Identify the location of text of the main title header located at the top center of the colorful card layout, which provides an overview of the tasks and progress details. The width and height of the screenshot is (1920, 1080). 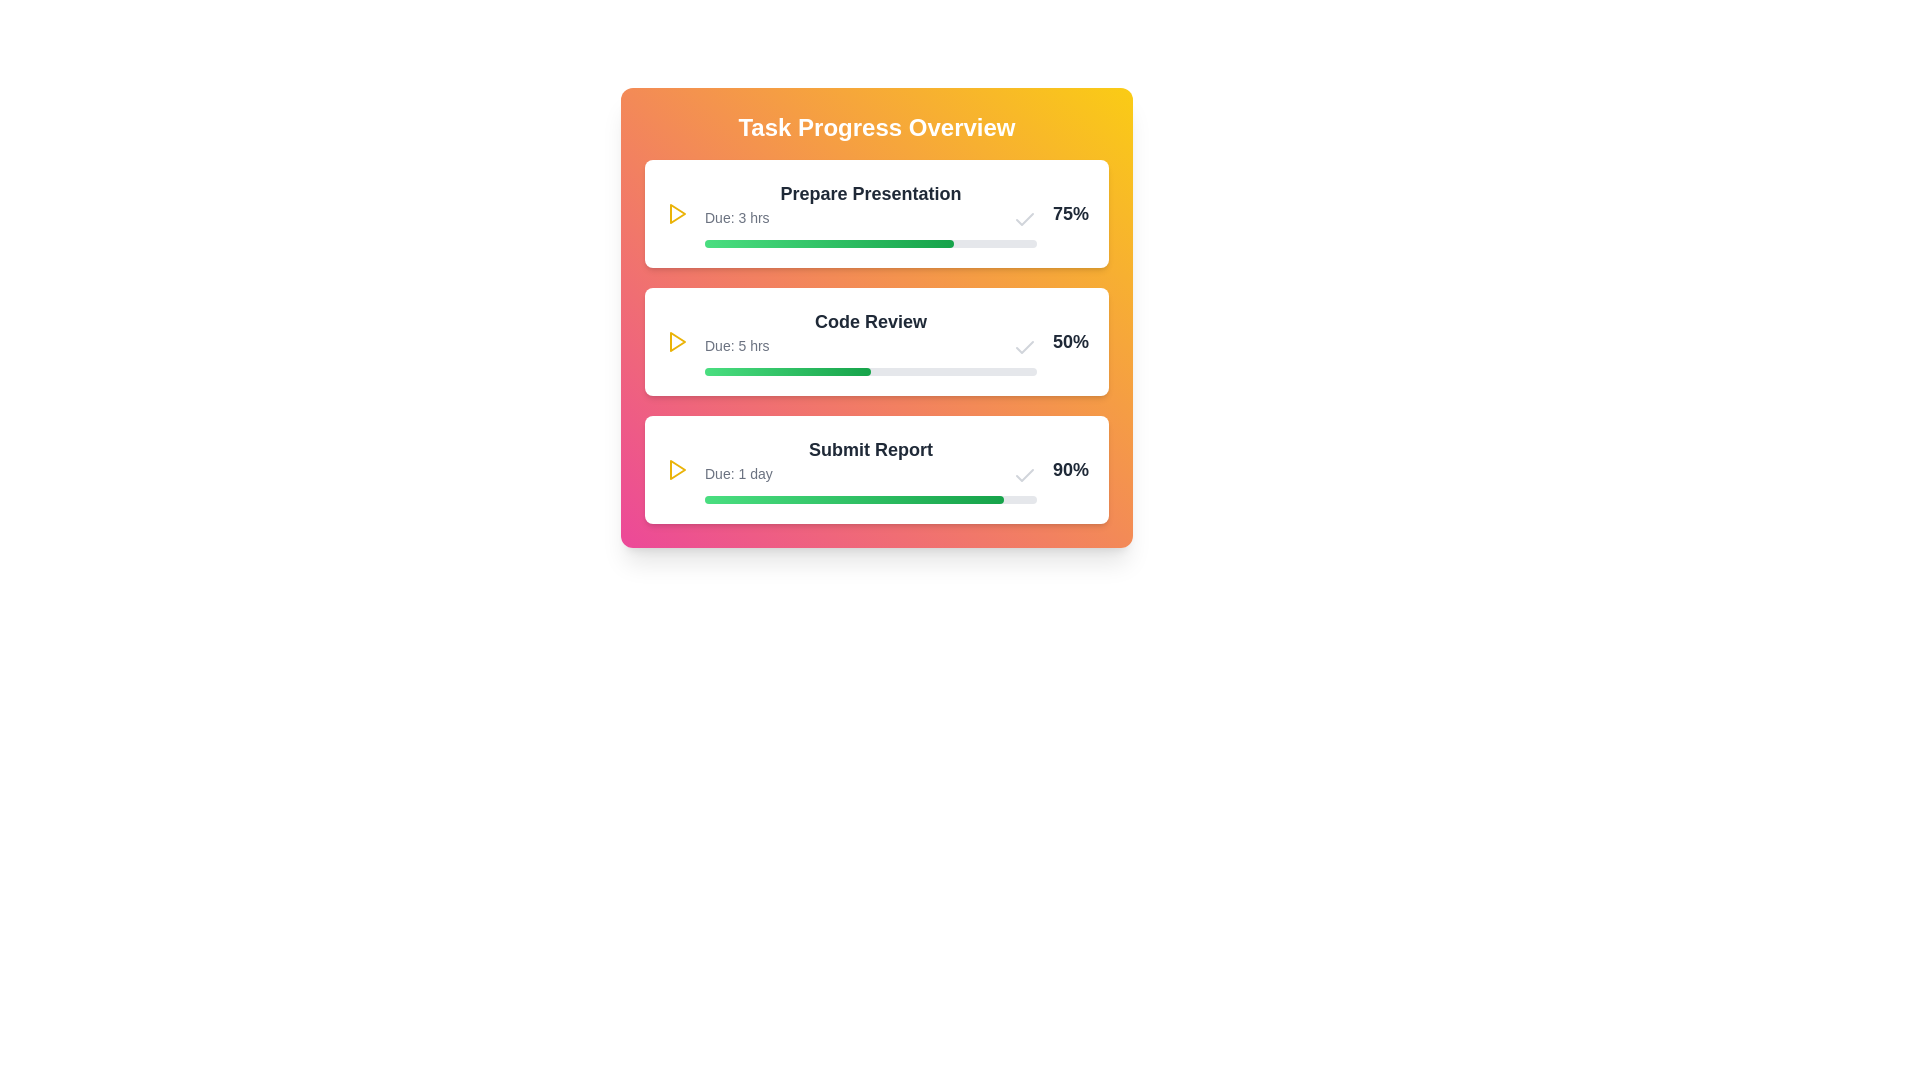
(877, 127).